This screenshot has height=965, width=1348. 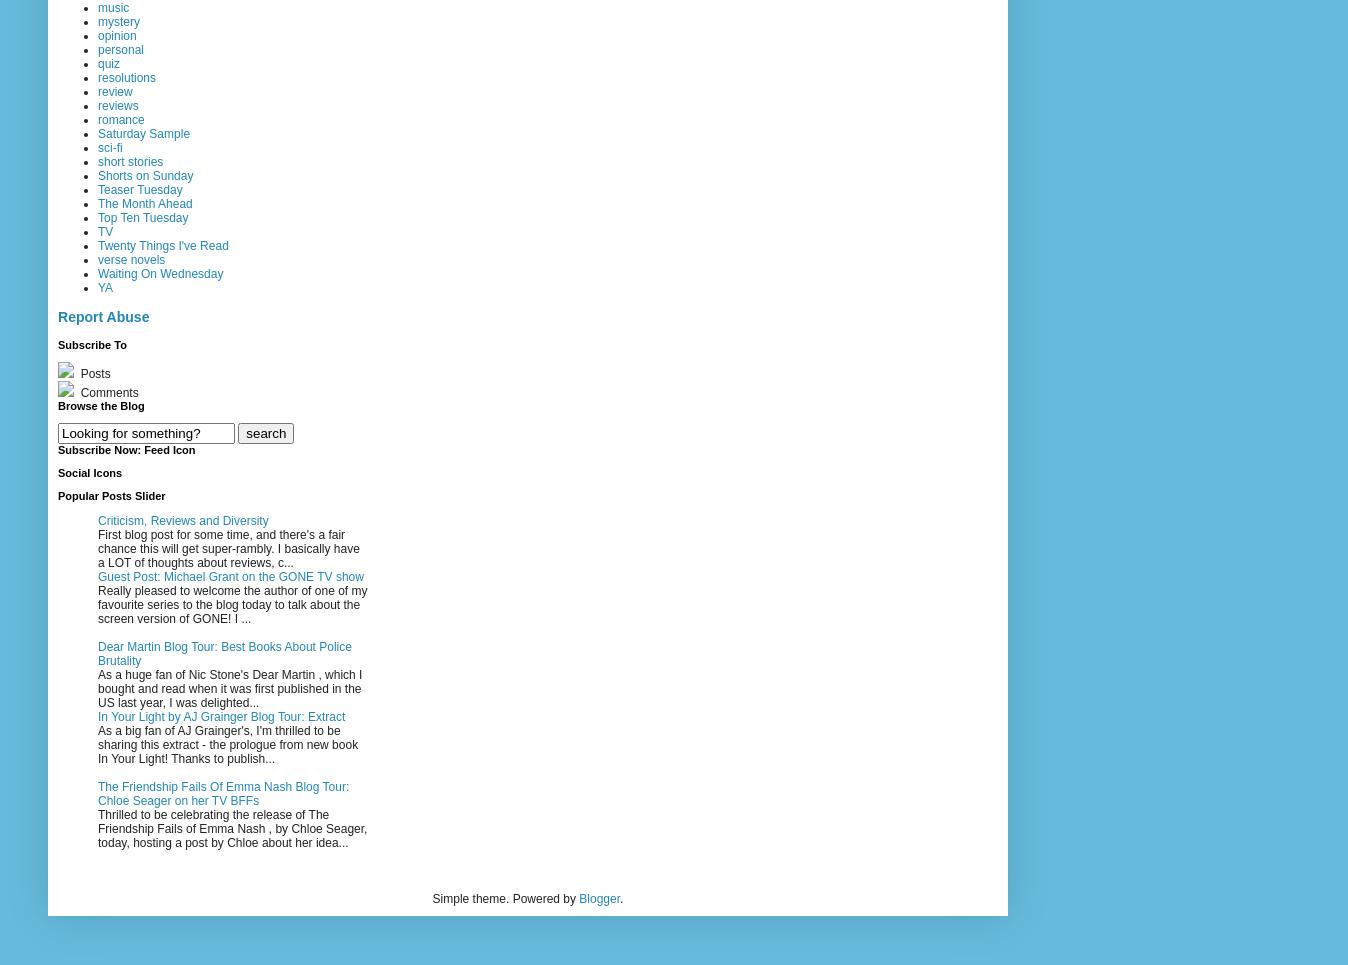 I want to click on 'review', so click(x=96, y=90).